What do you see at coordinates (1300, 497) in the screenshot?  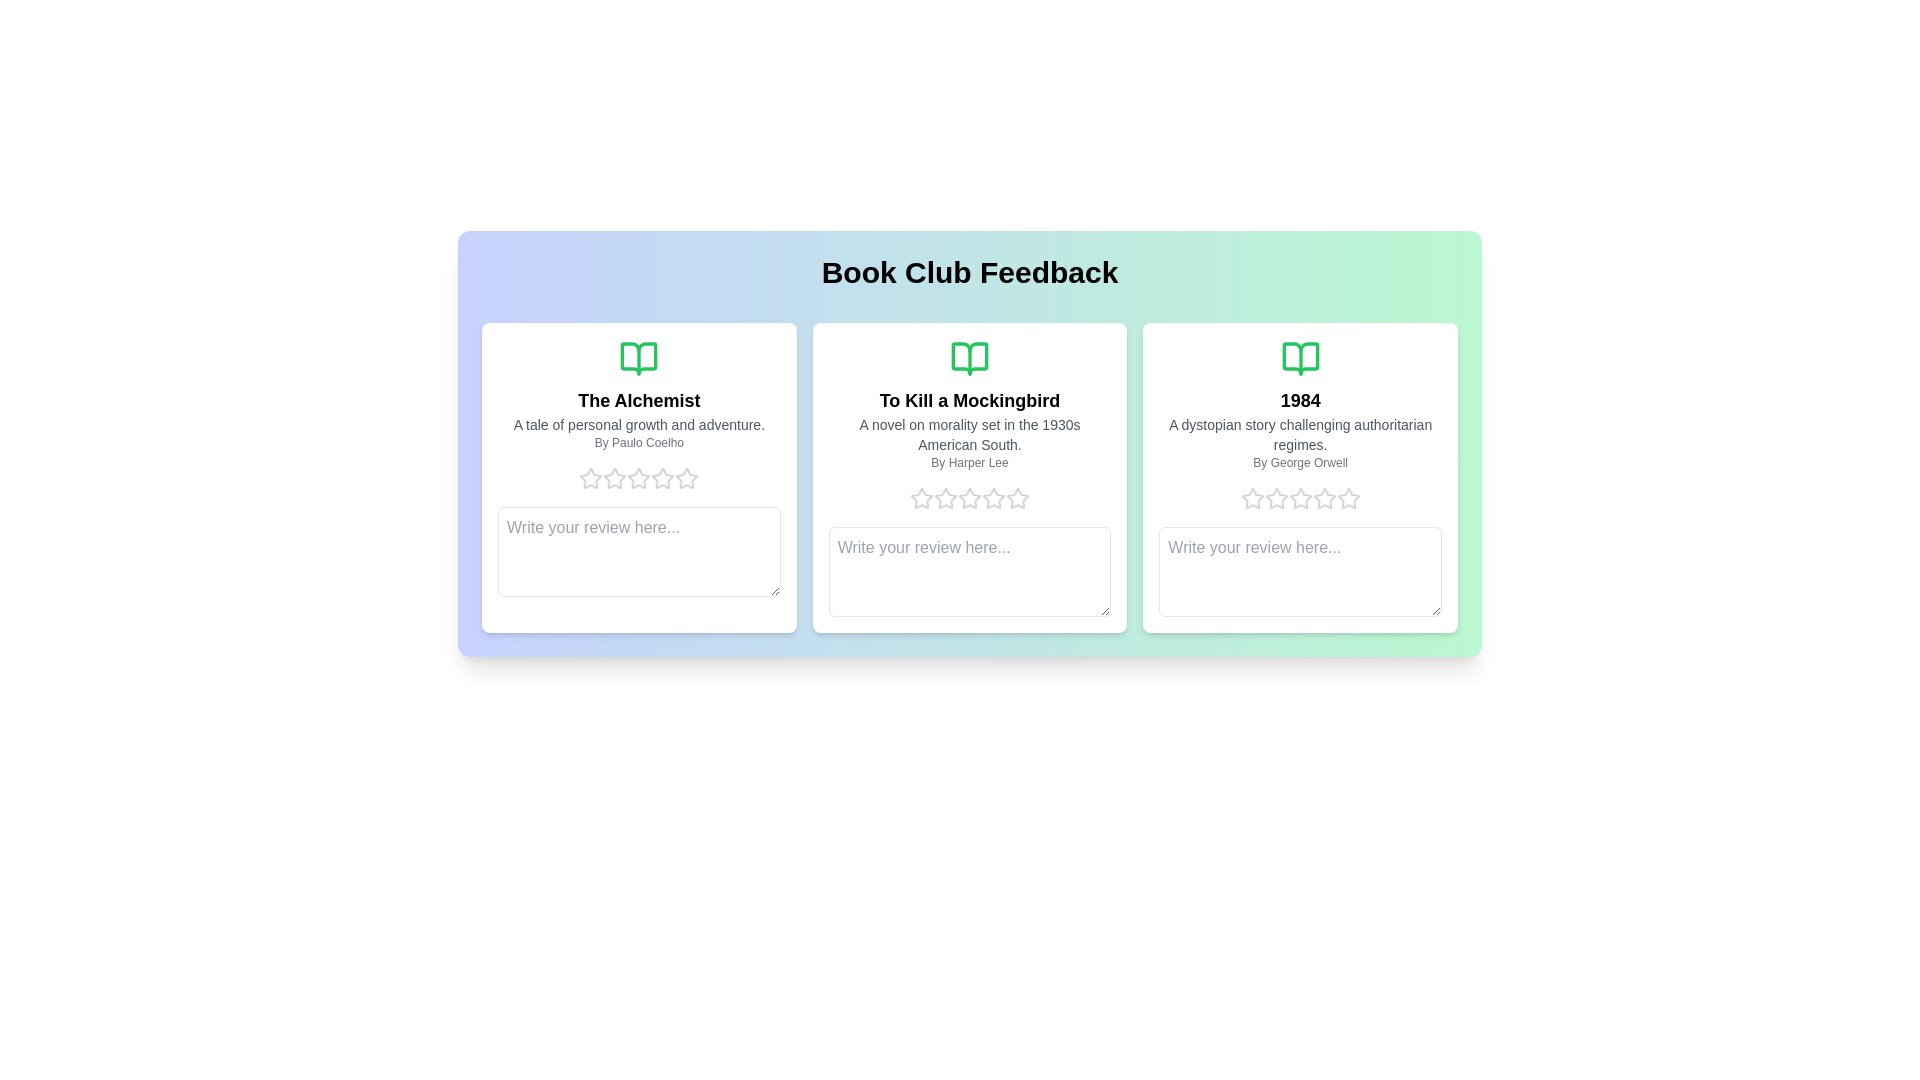 I see `the fifth rating star icon under the '1984' card in the 'Book Club Feedback' section for keyboard selection` at bounding box center [1300, 497].